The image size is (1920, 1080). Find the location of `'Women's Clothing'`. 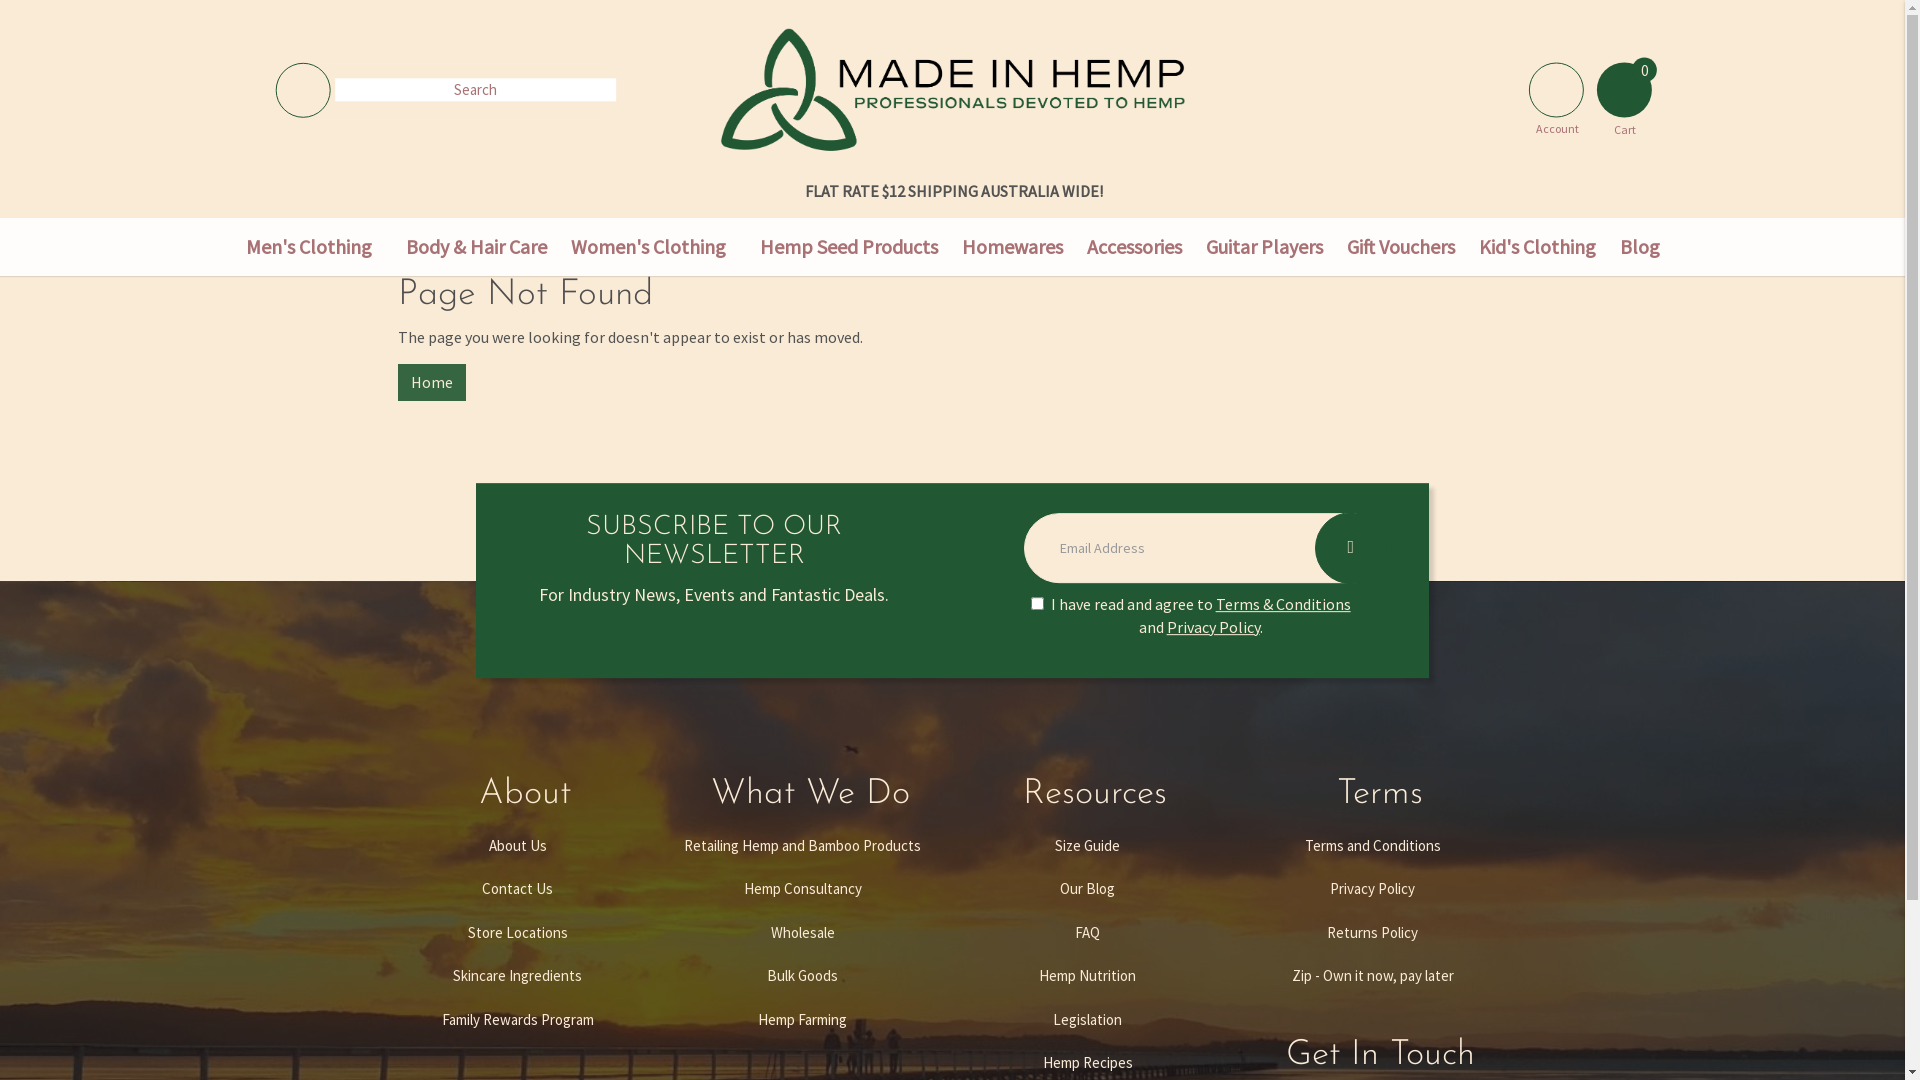

'Women's Clothing' is located at coordinates (557, 246).